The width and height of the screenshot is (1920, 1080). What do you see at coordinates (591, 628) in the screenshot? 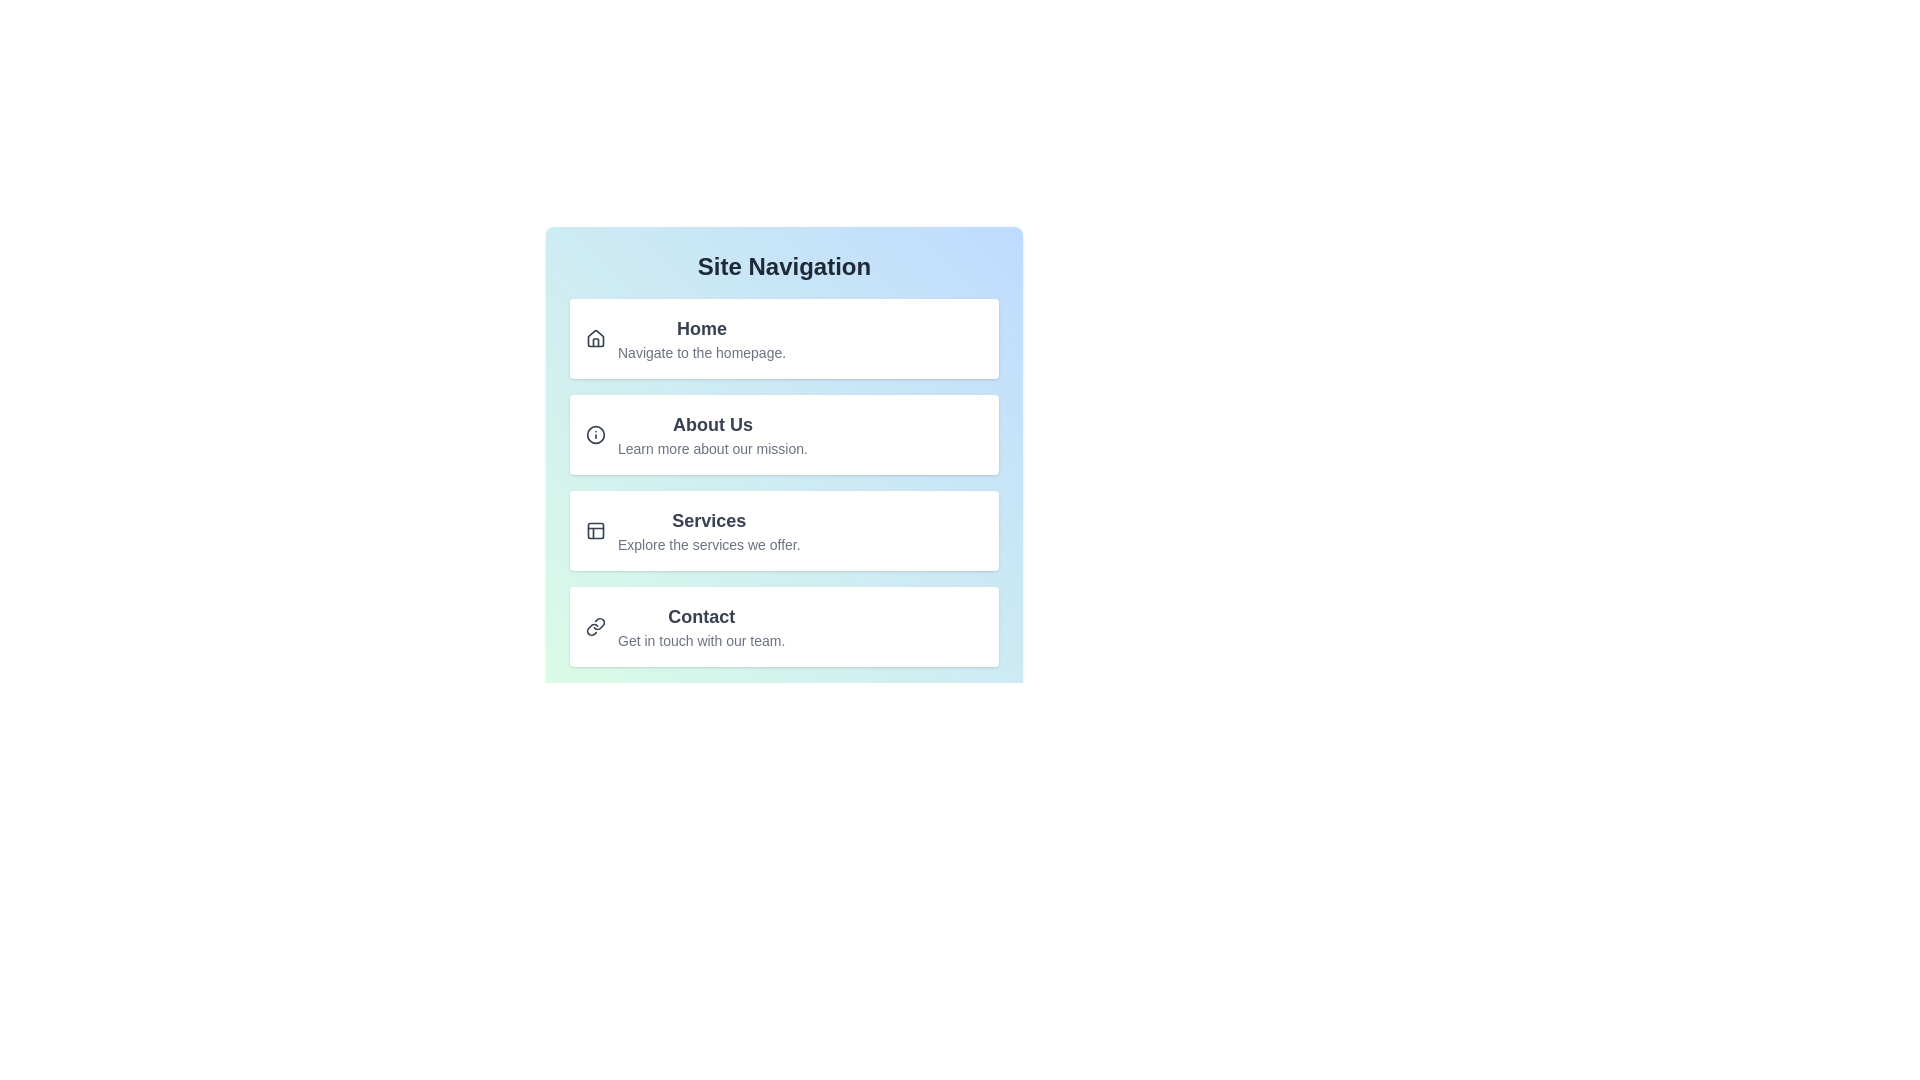
I see `the decorative link icon located in the 'Contact' section of the navigation panel, which symbolizes connection` at bounding box center [591, 628].